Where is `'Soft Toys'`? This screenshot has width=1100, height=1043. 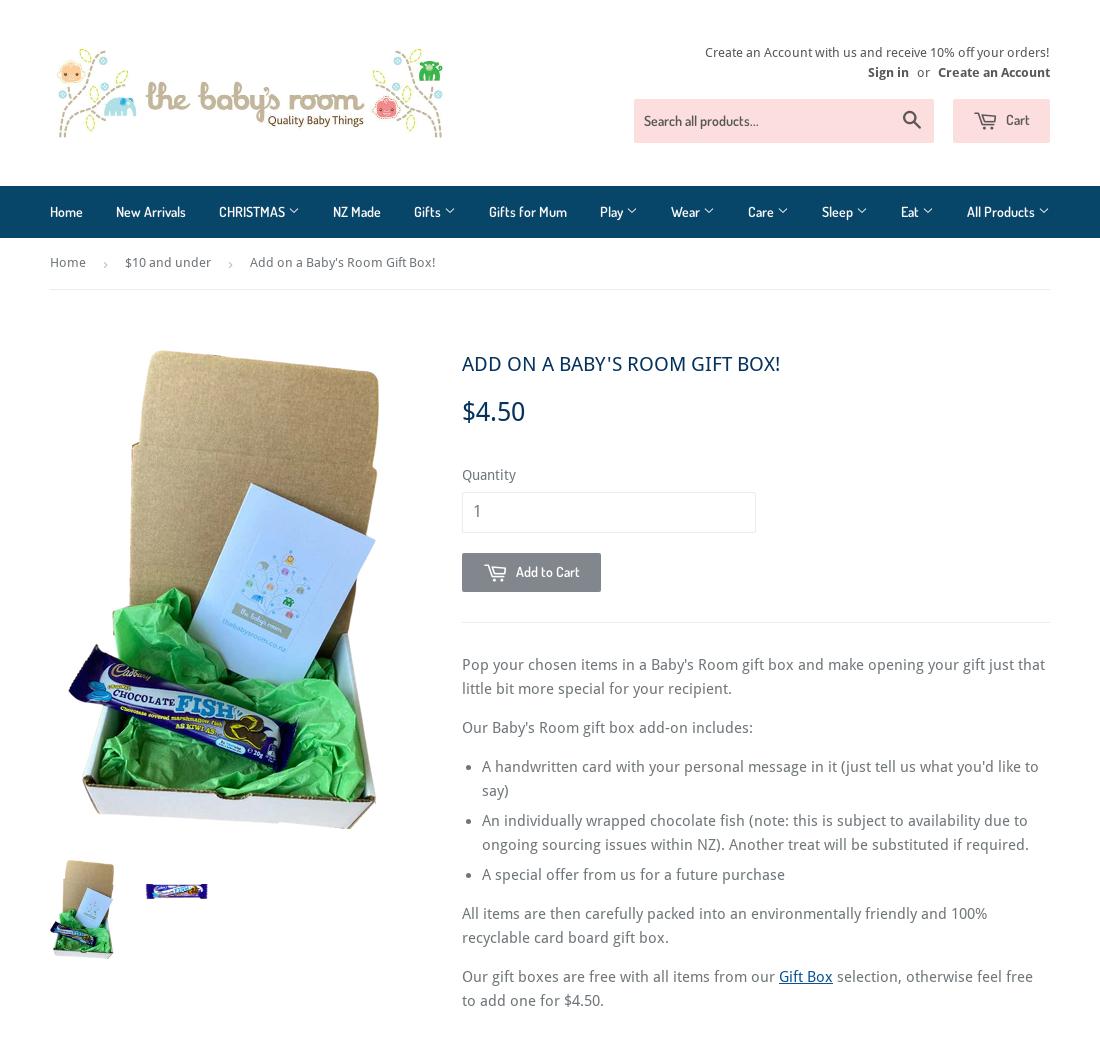
'Soft Toys' is located at coordinates (627, 386).